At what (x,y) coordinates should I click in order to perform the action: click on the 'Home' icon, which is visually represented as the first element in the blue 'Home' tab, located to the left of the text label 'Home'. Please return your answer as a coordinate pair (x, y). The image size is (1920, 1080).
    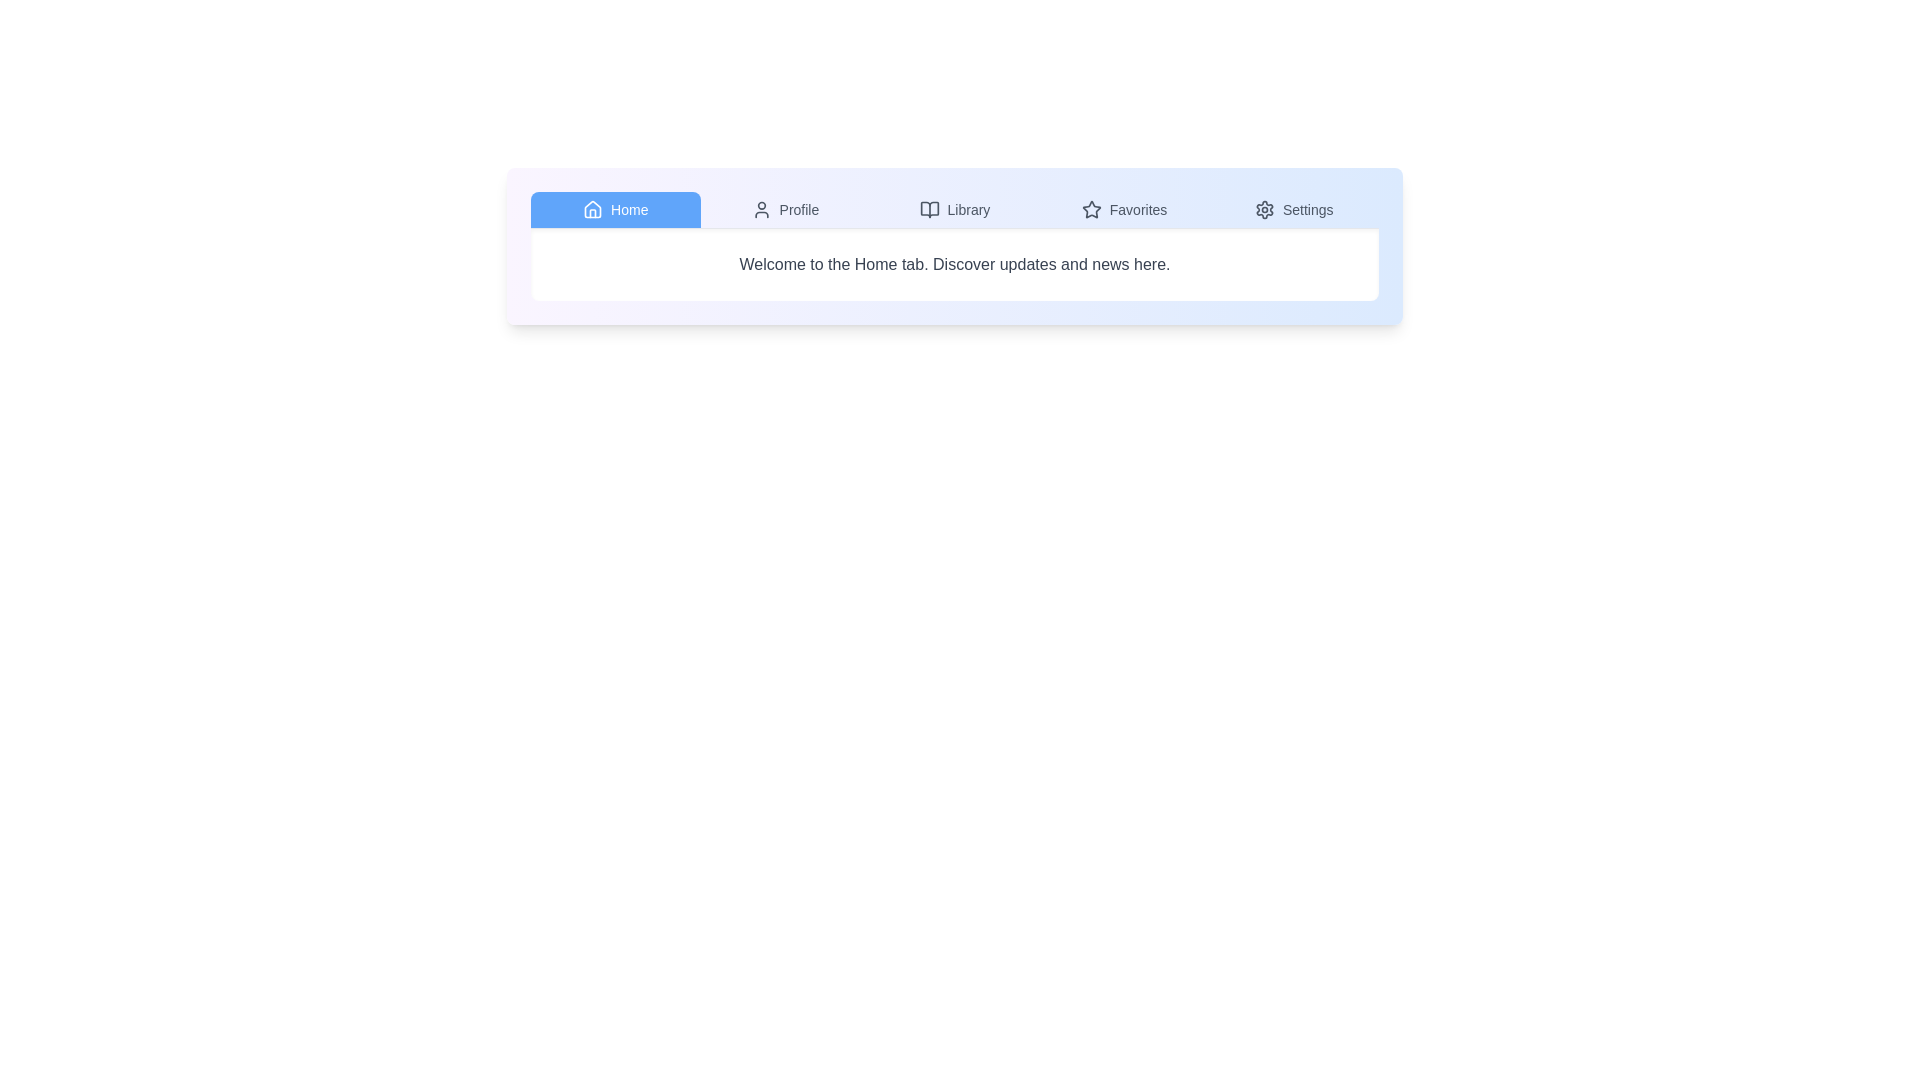
    Looking at the image, I should click on (592, 209).